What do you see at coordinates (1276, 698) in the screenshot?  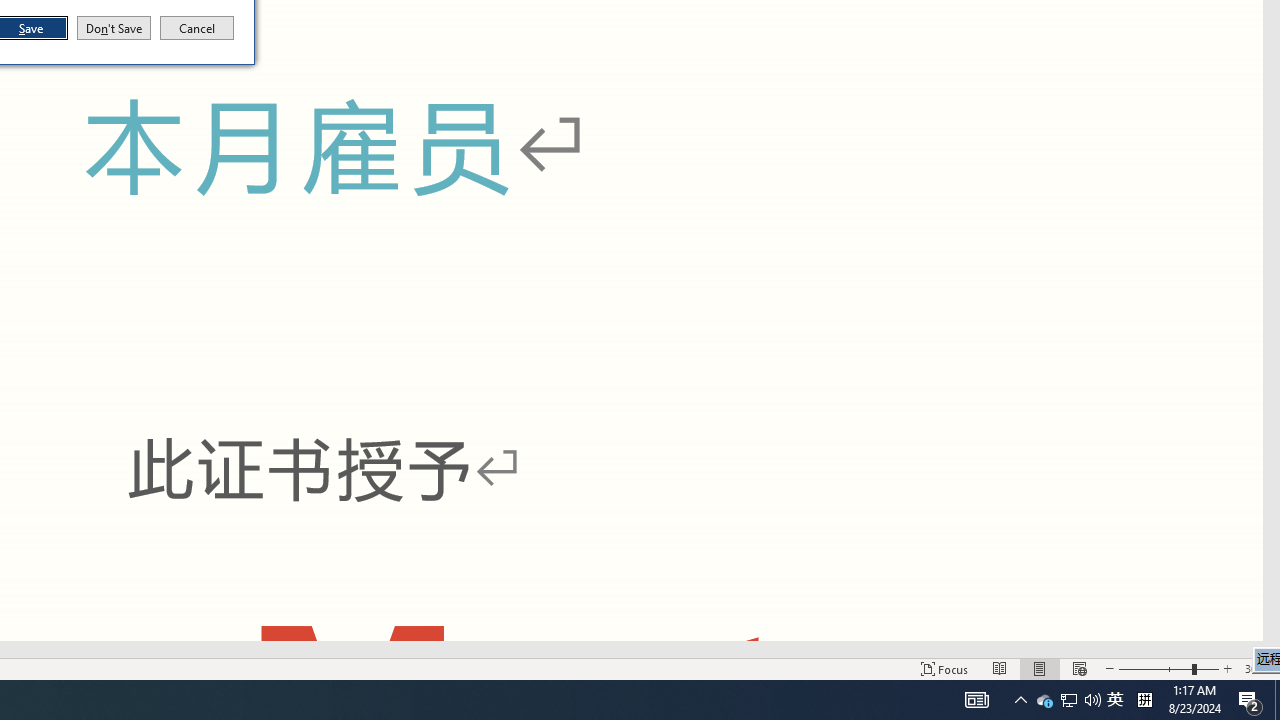 I see `'Show desktop'` at bounding box center [1276, 698].